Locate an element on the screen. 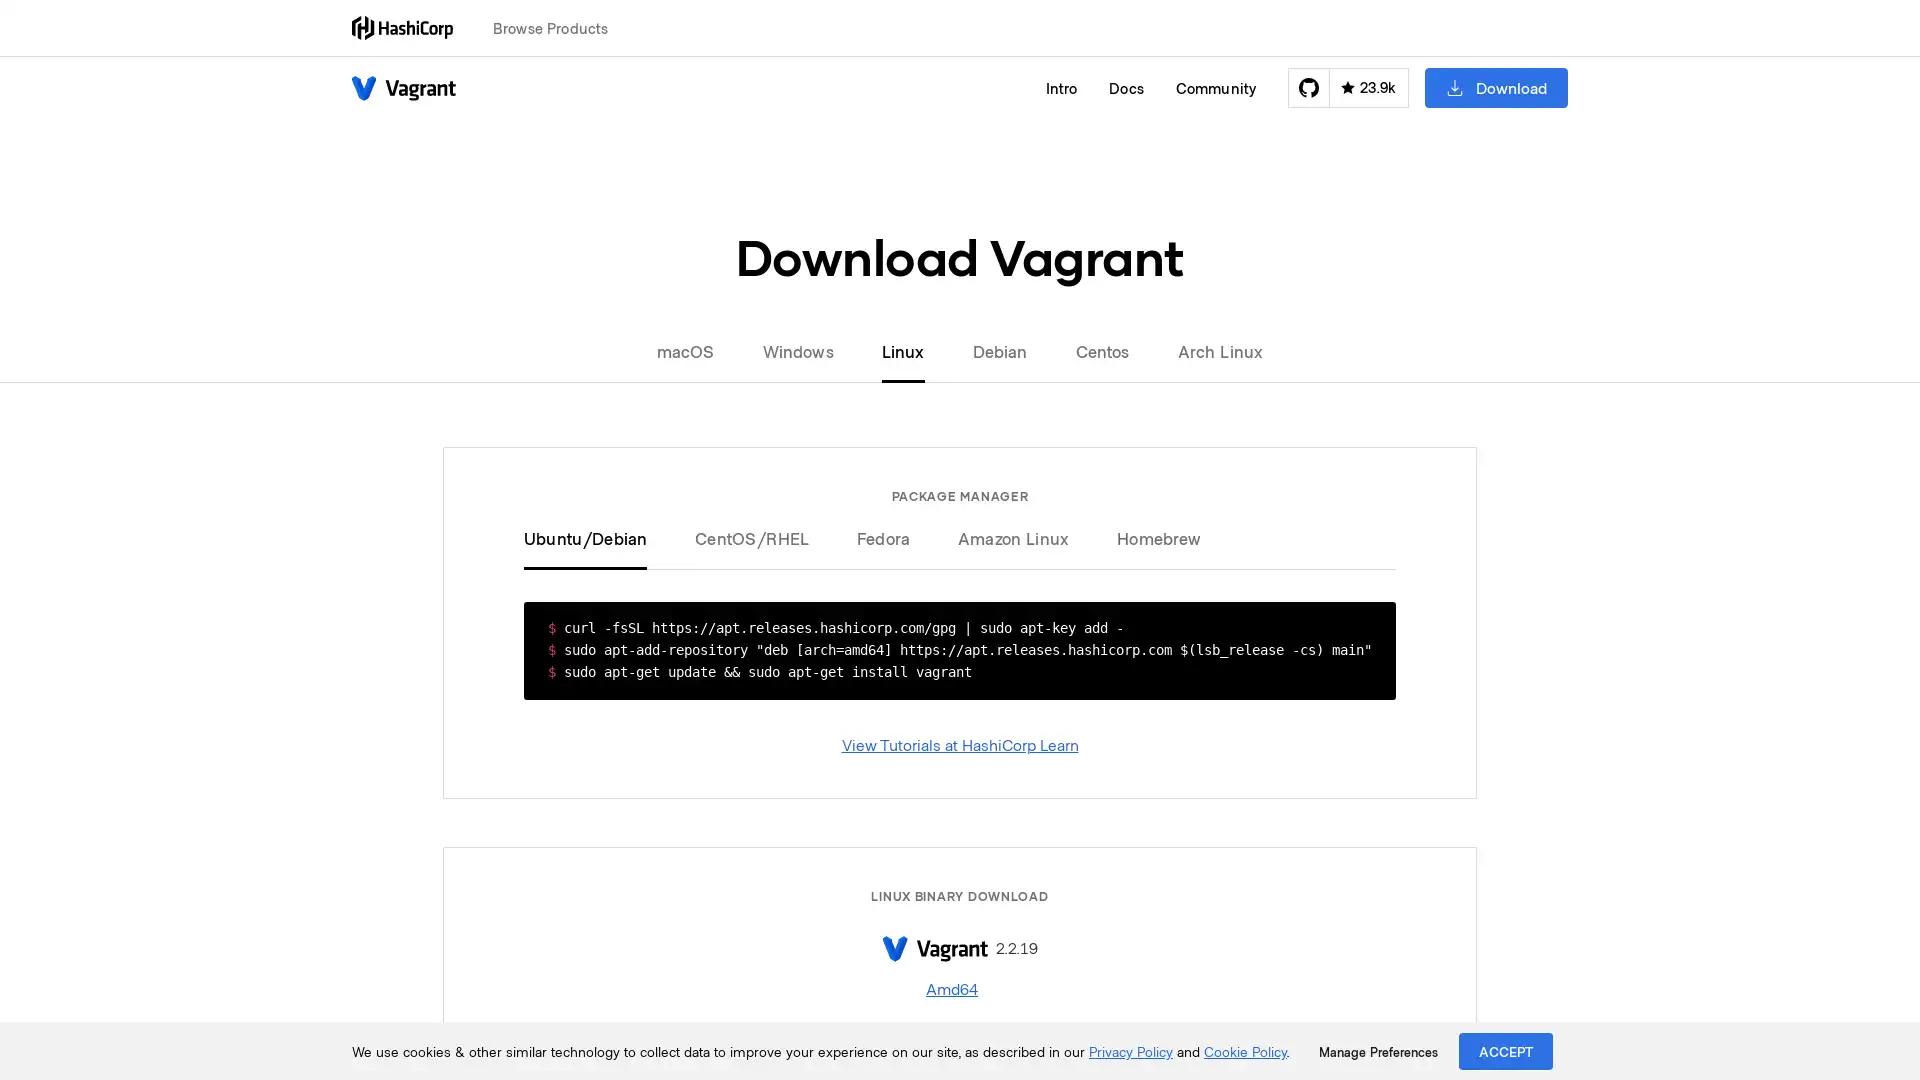  Manage Preferences is located at coordinates (1377, 1051).